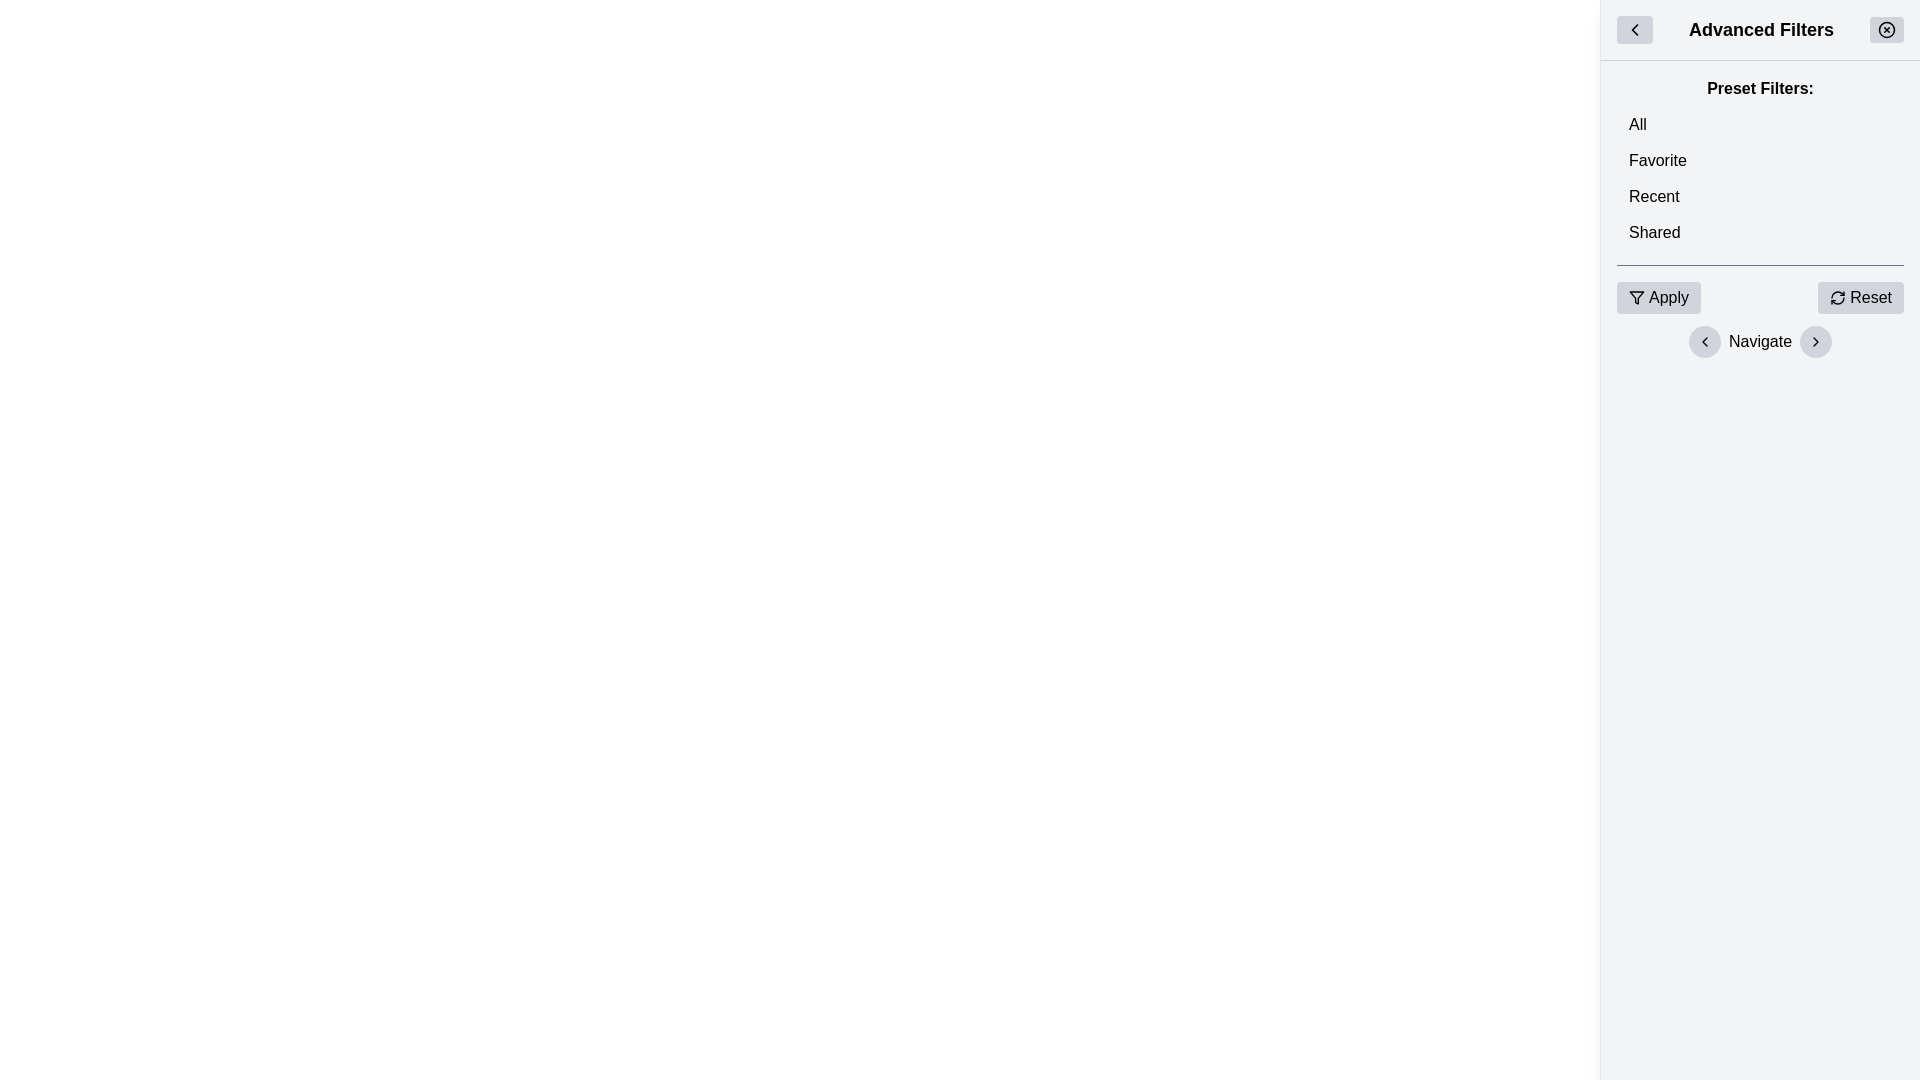 The image size is (1920, 1080). I want to click on the filter button labeled 'Shared' in the right-hand sidebar to observe the background color change, so click(1760, 231).